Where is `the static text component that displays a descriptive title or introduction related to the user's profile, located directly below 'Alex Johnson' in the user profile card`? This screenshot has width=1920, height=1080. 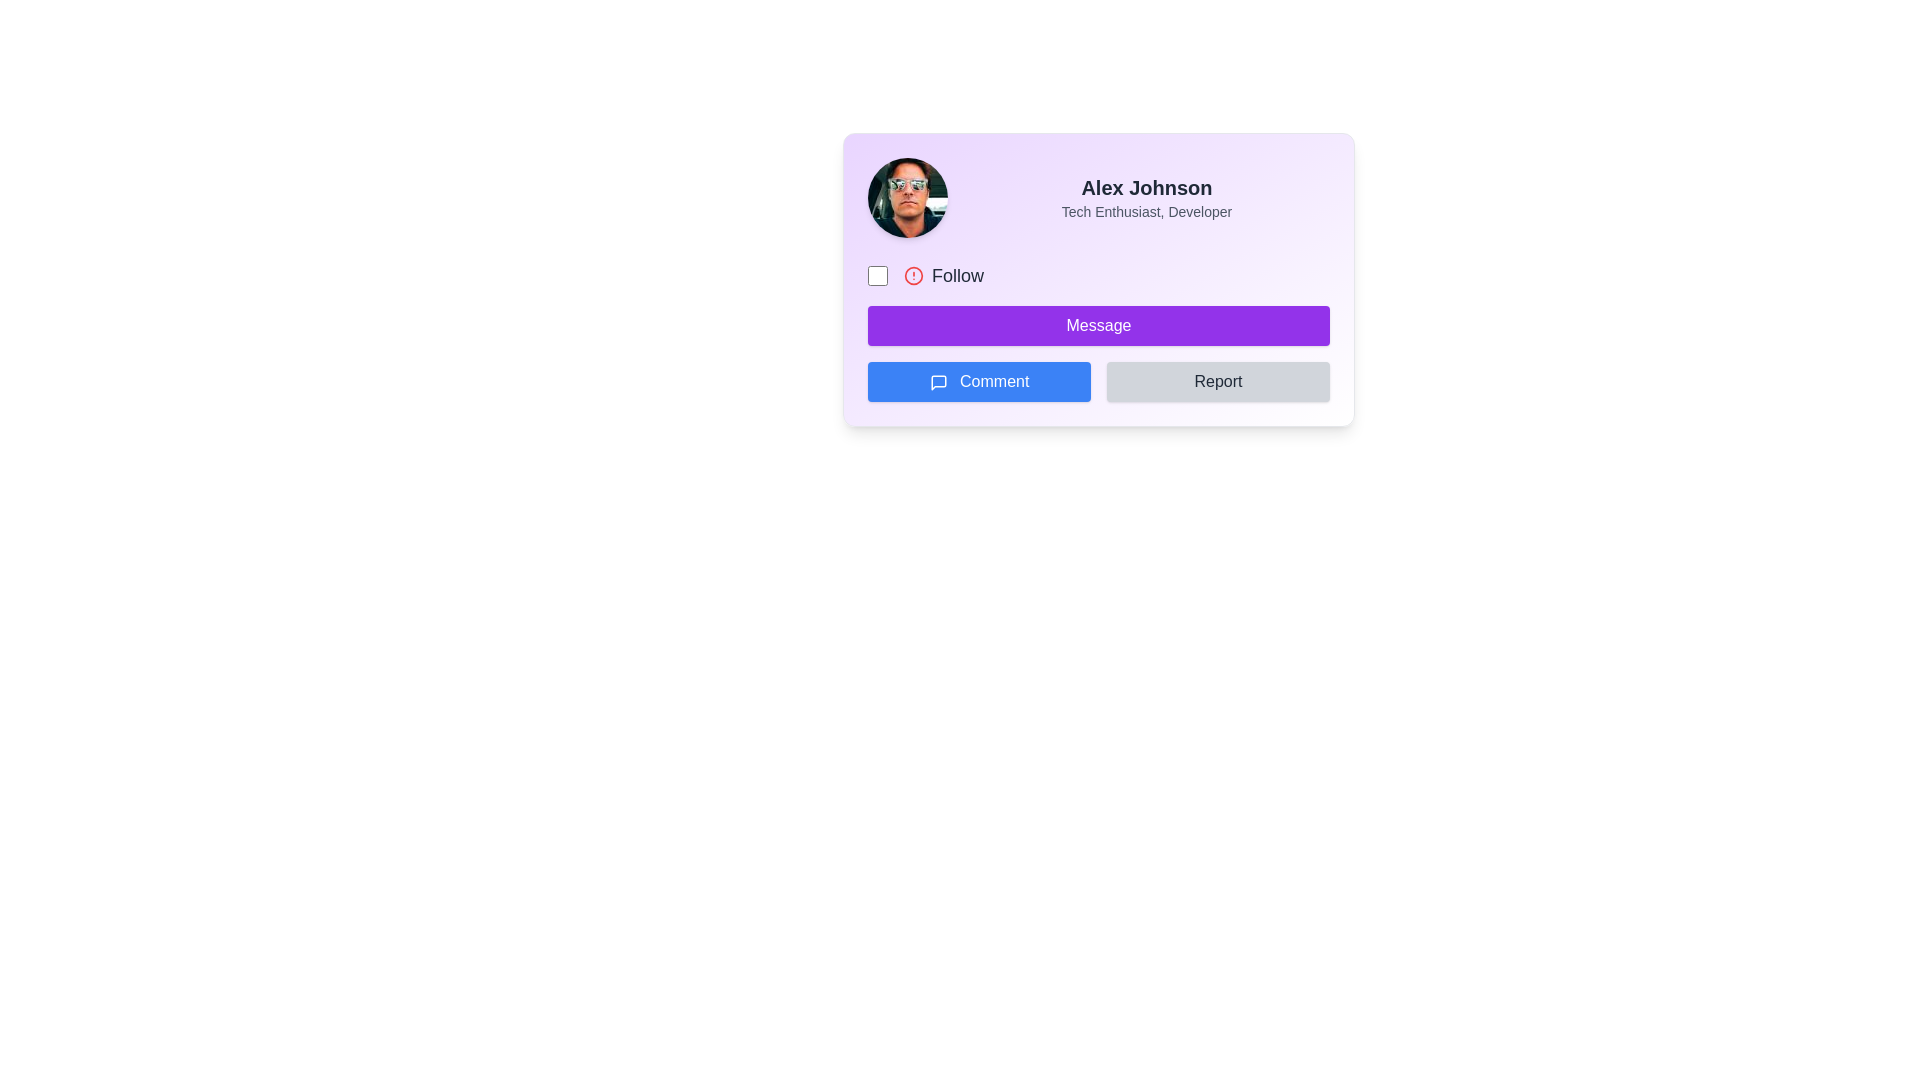 the static text component that displays a descriptive title or introduction related to the user's profile, located directly below 'Alex Johnson' in the user profile card is located at coordinates (1147, 212).